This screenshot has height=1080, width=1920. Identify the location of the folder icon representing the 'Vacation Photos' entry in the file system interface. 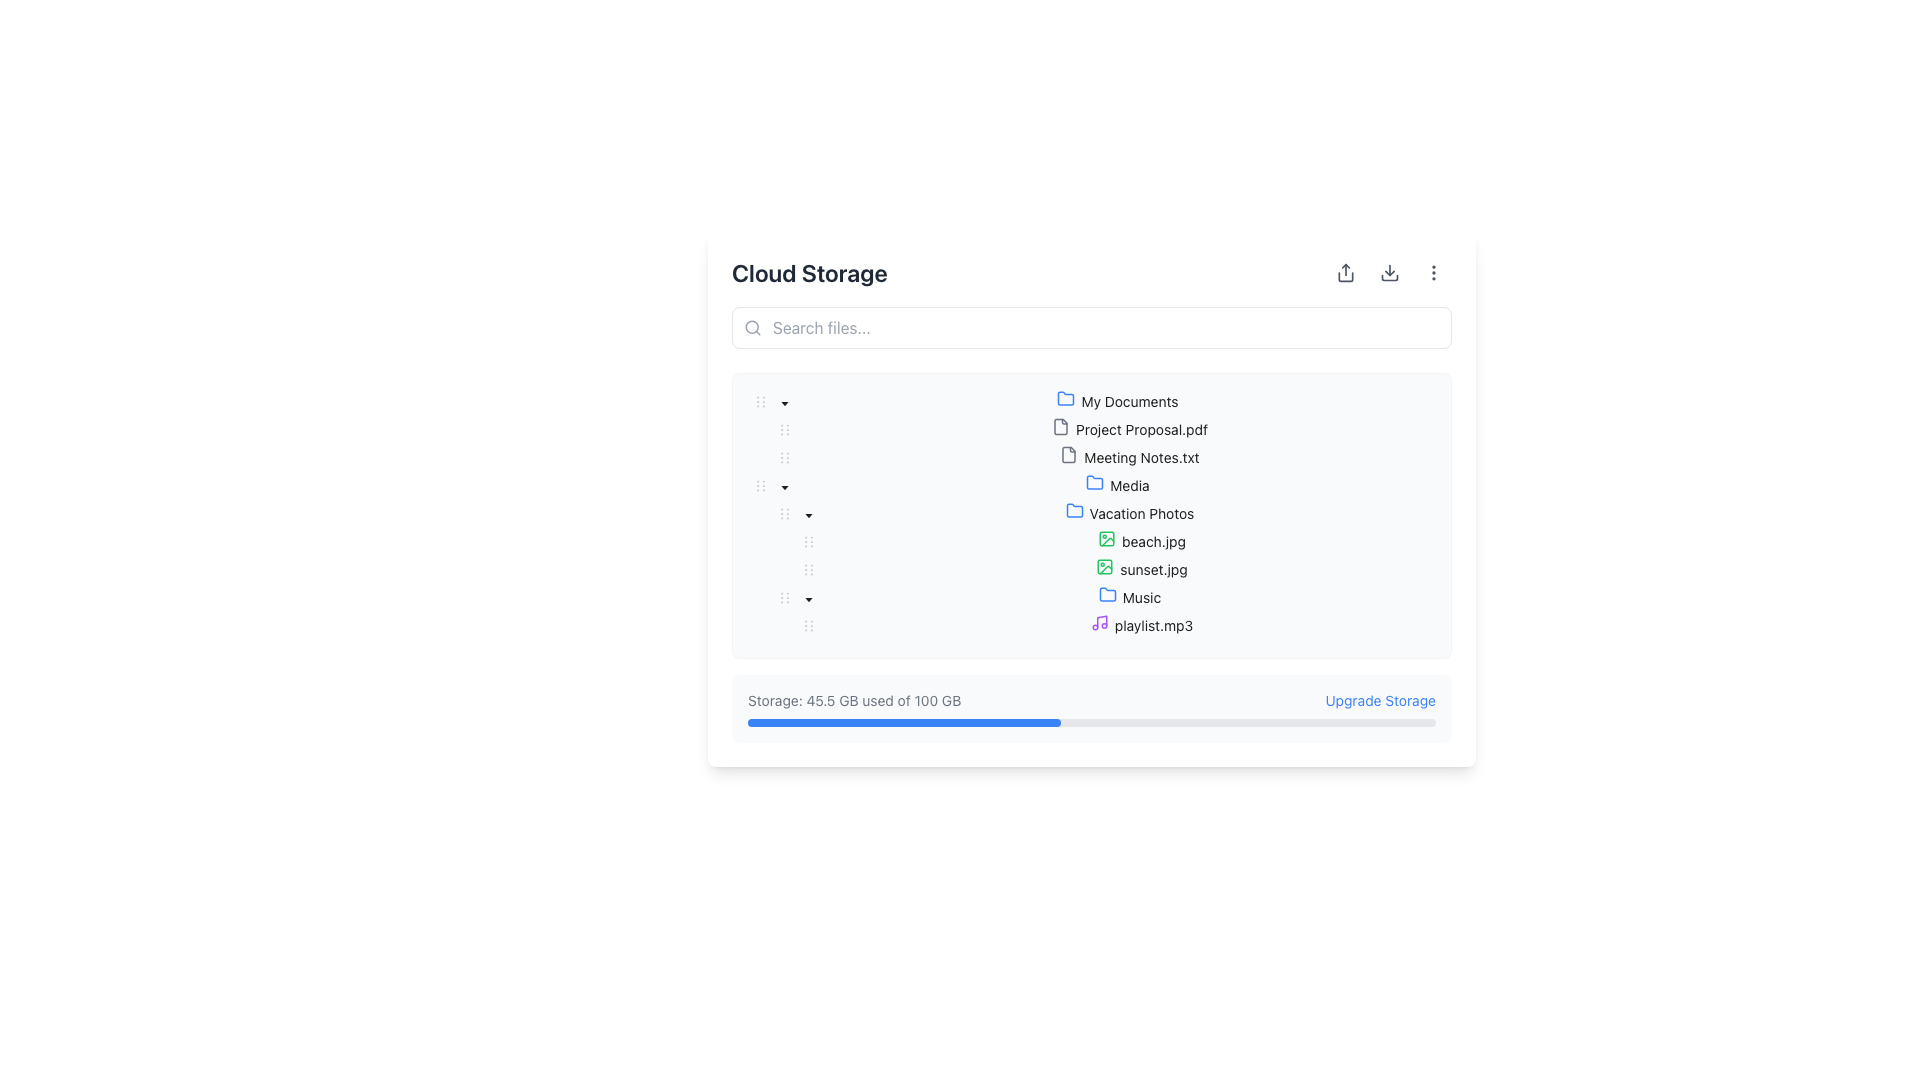
(1065, 398).